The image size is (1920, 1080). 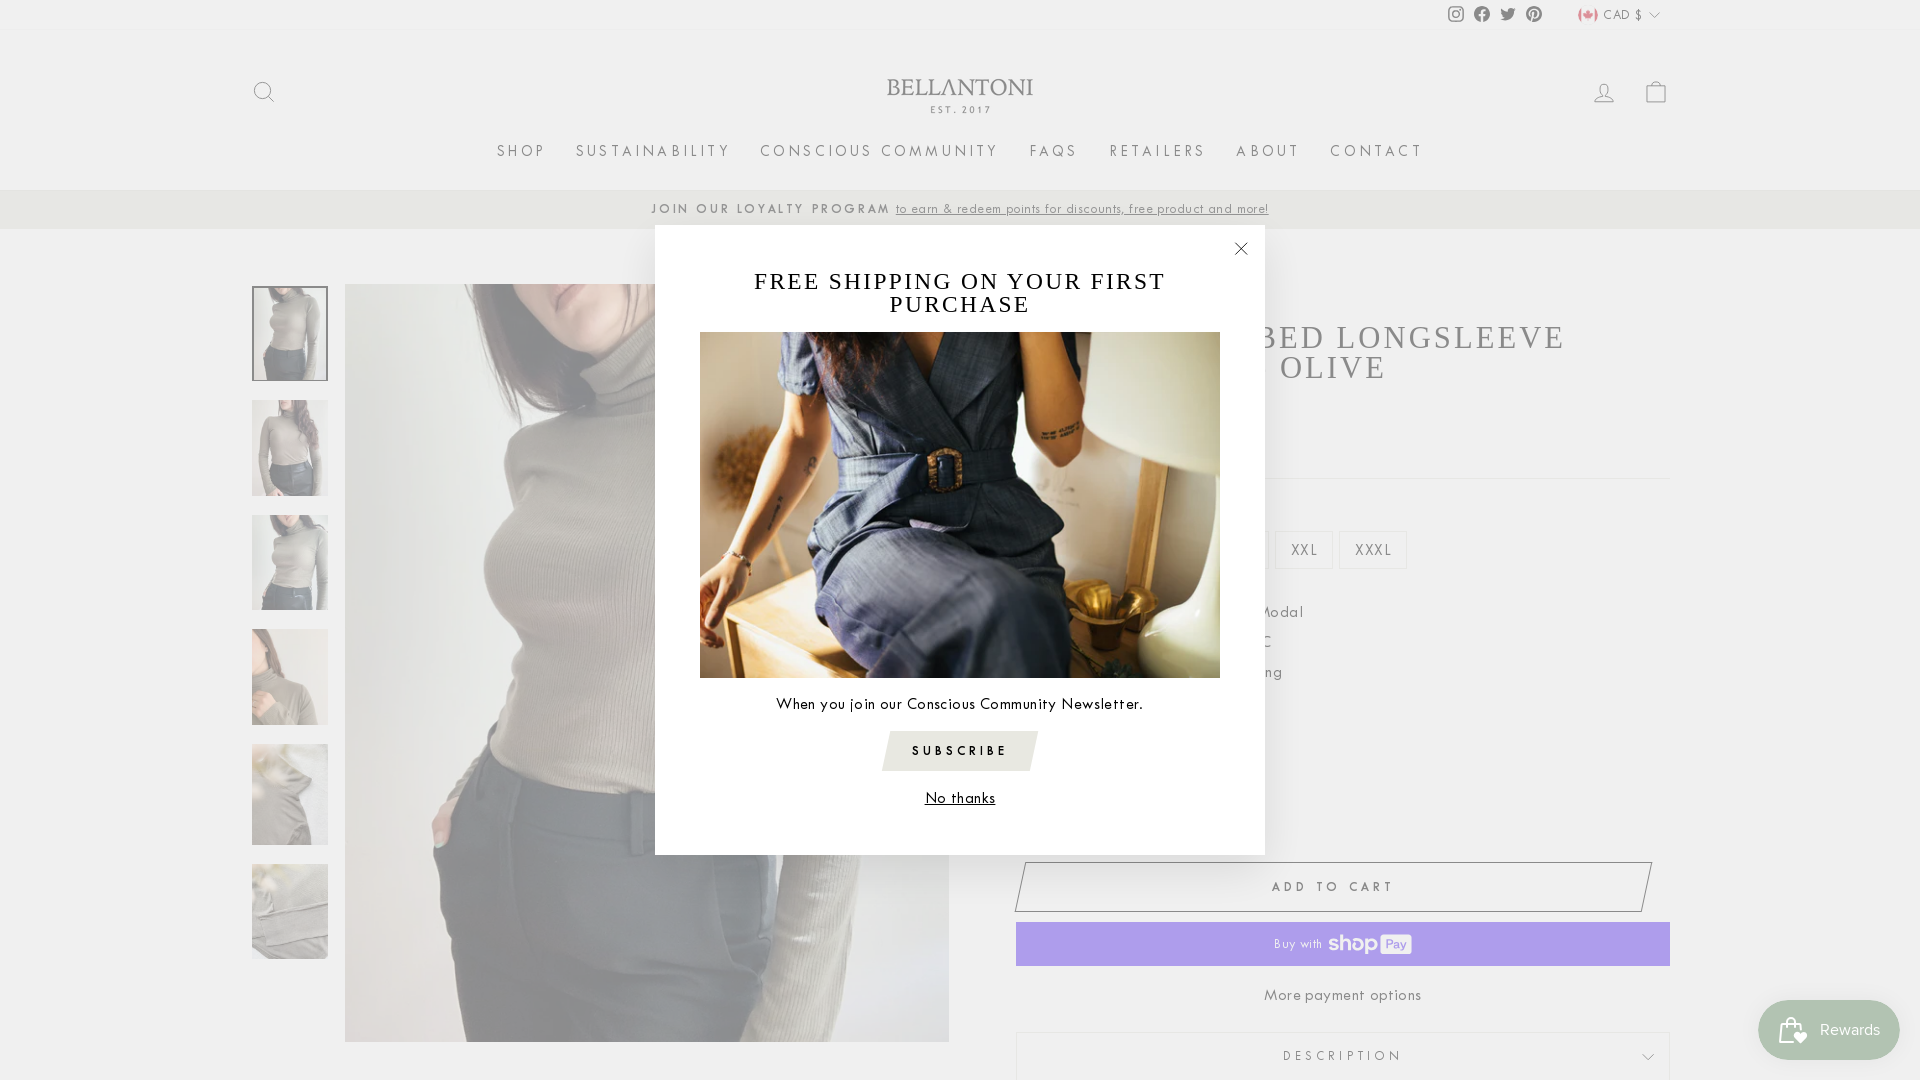 I want to click on 'Facebook', so click(x=1482, y=15).